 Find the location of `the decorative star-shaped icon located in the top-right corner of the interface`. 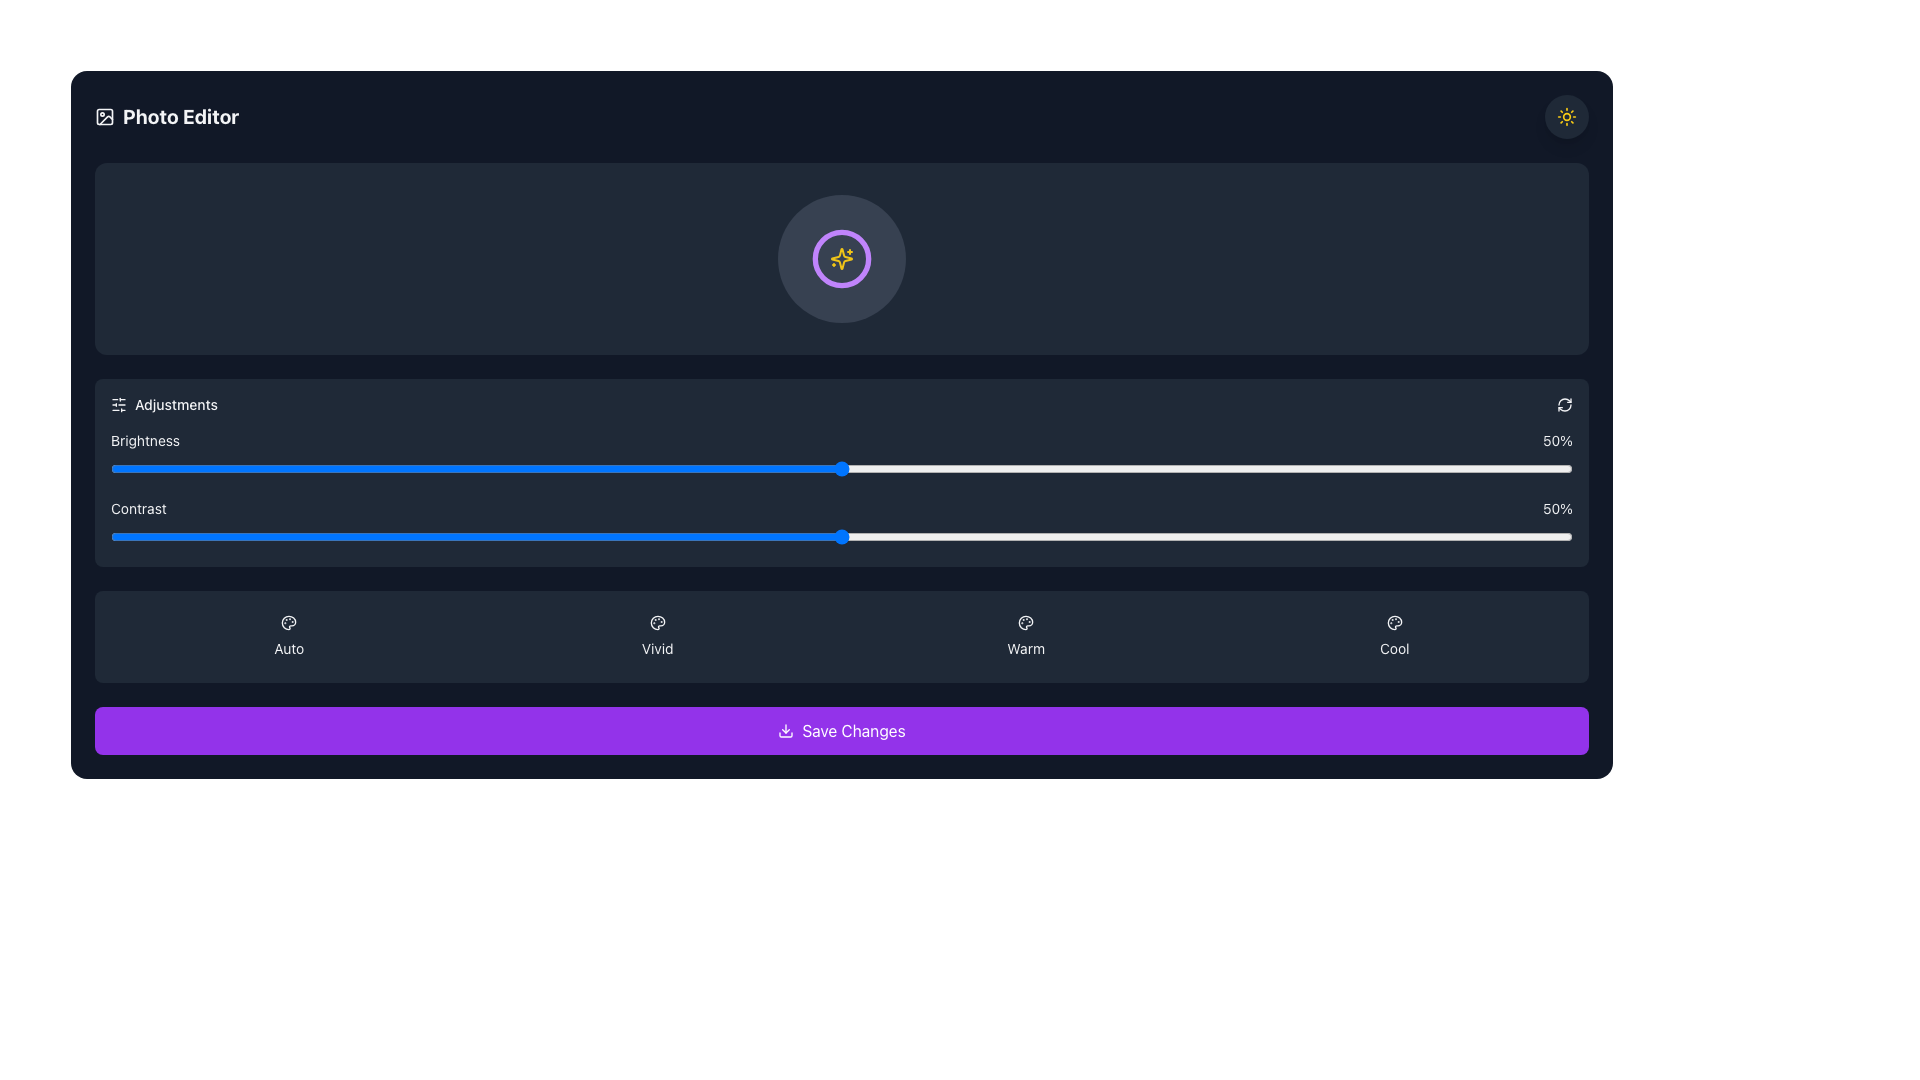

the decorative star-shaped icon located in the top-right corner of the interface is located at coordinates (841, 257).